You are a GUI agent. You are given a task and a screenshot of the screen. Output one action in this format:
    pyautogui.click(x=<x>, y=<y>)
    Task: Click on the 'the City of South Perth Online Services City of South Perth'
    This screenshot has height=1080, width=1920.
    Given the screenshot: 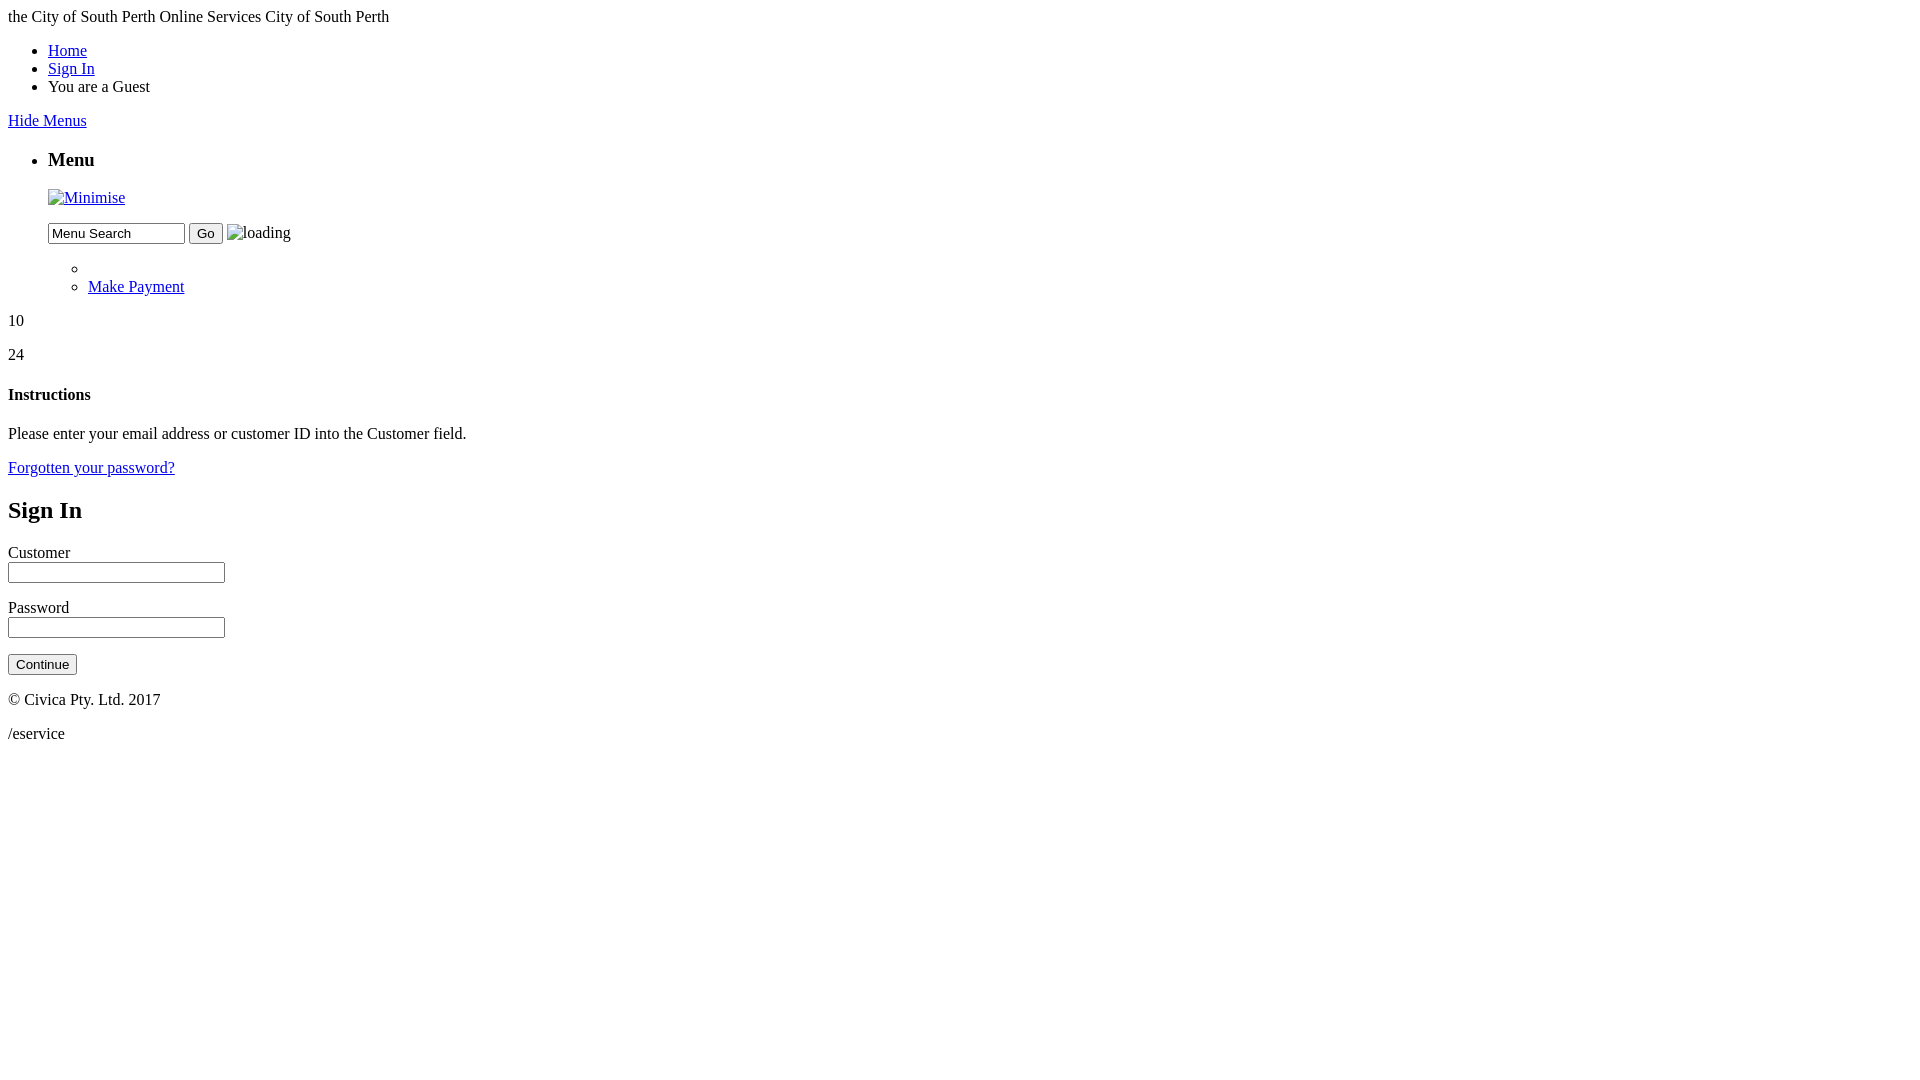 What is the action you would take?
    pyautogui.click(x=8, y=16)
    